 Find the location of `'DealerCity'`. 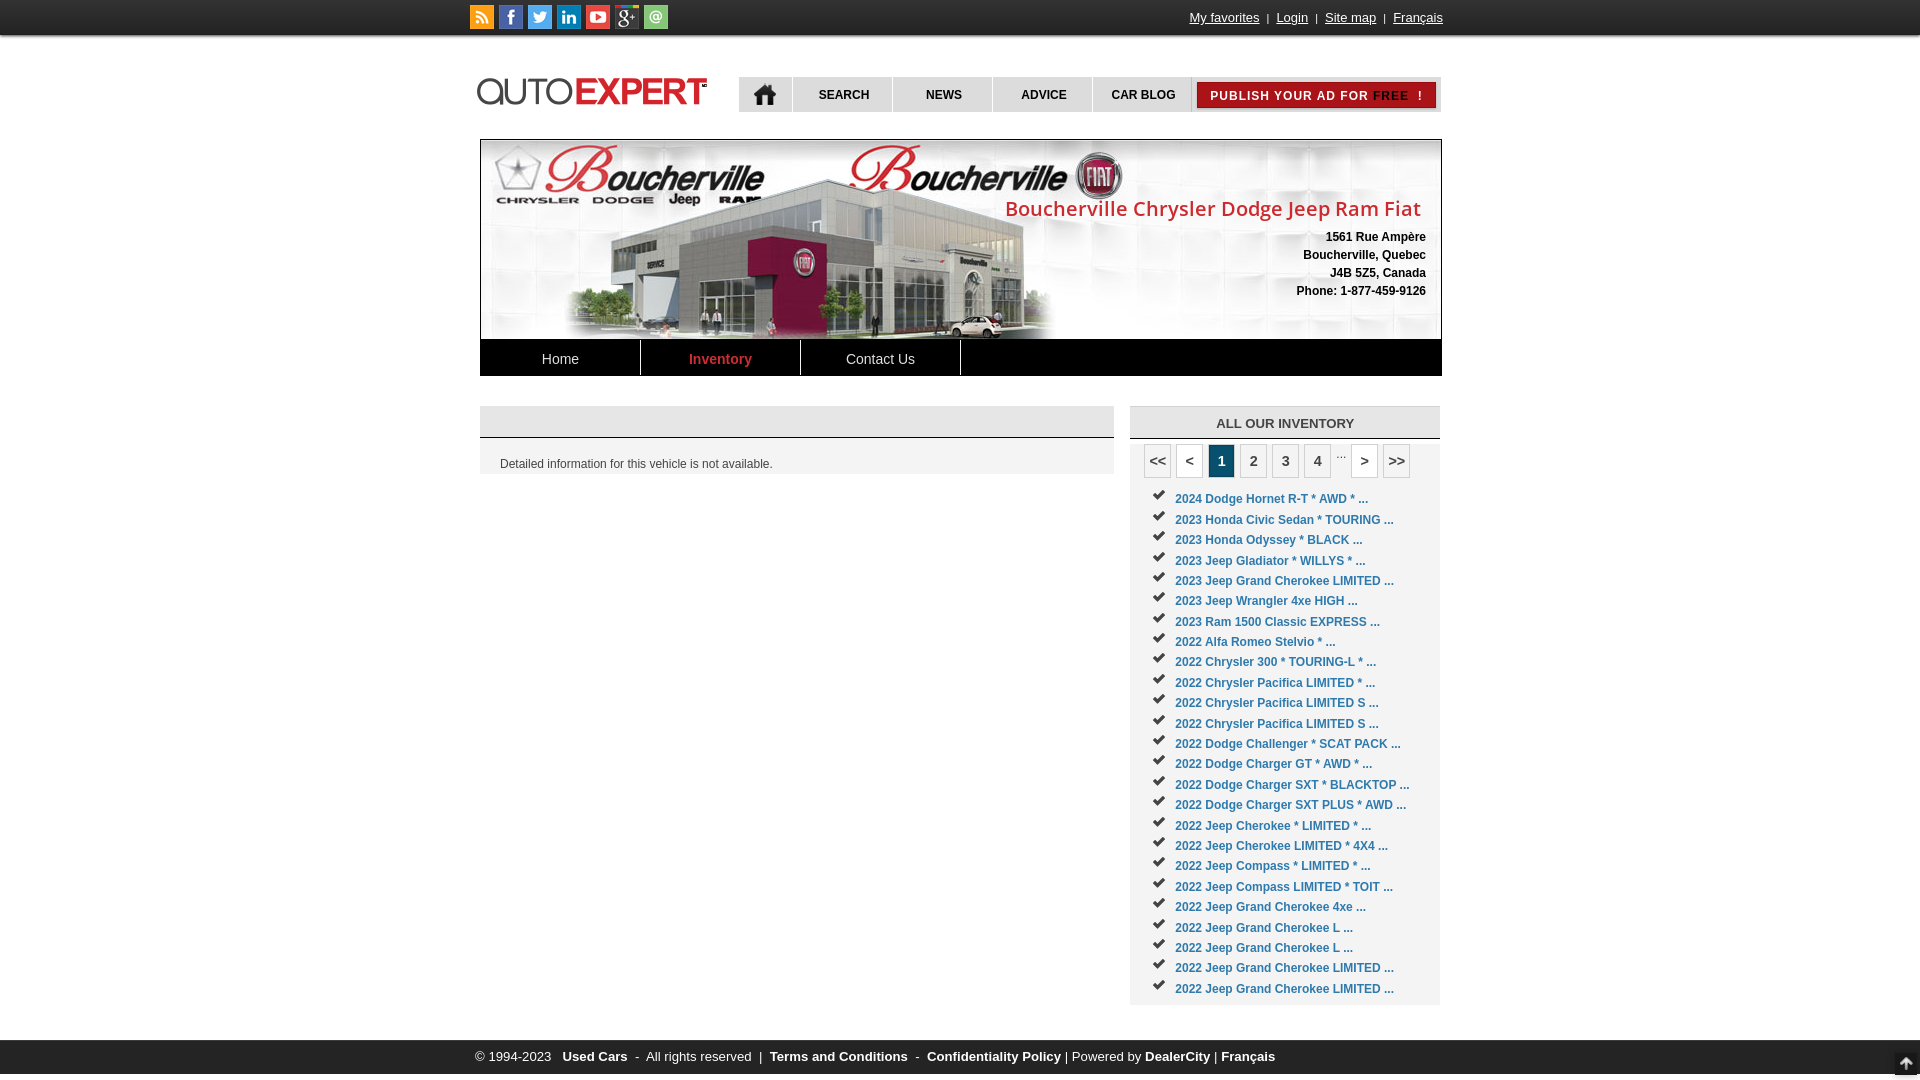

'DealerCity' is located at coordinates (1177, 1055).